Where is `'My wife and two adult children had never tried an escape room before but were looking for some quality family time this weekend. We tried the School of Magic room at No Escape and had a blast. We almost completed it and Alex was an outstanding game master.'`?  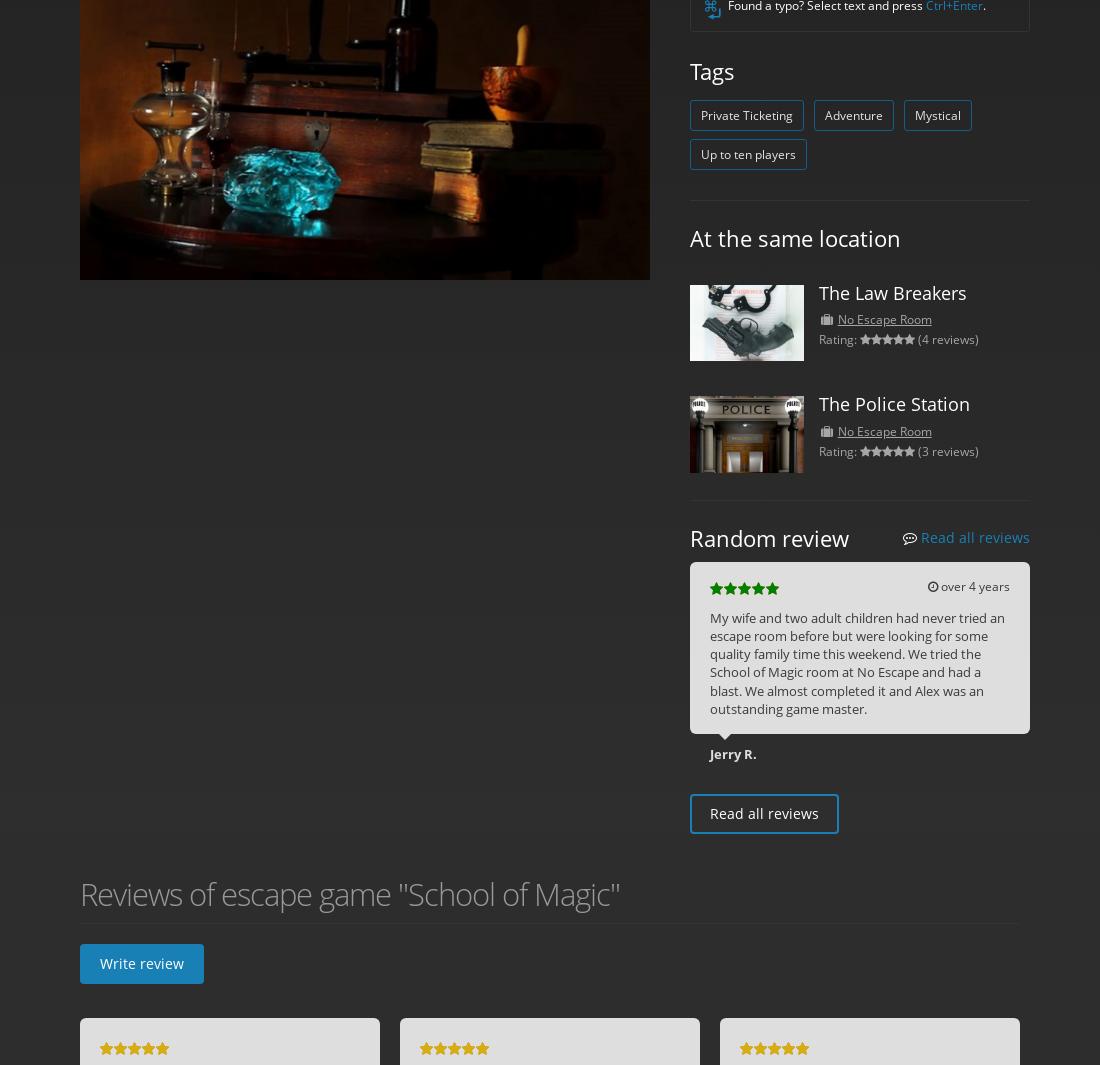
'My wife and two adult children had never tried an escape room before but were looking for some quality family time this weekend. We tried the School of Magic room at No Escape and had a blast. We almost completed it and Alex was an outstanding game master.' is located at coordinates (856, 662).